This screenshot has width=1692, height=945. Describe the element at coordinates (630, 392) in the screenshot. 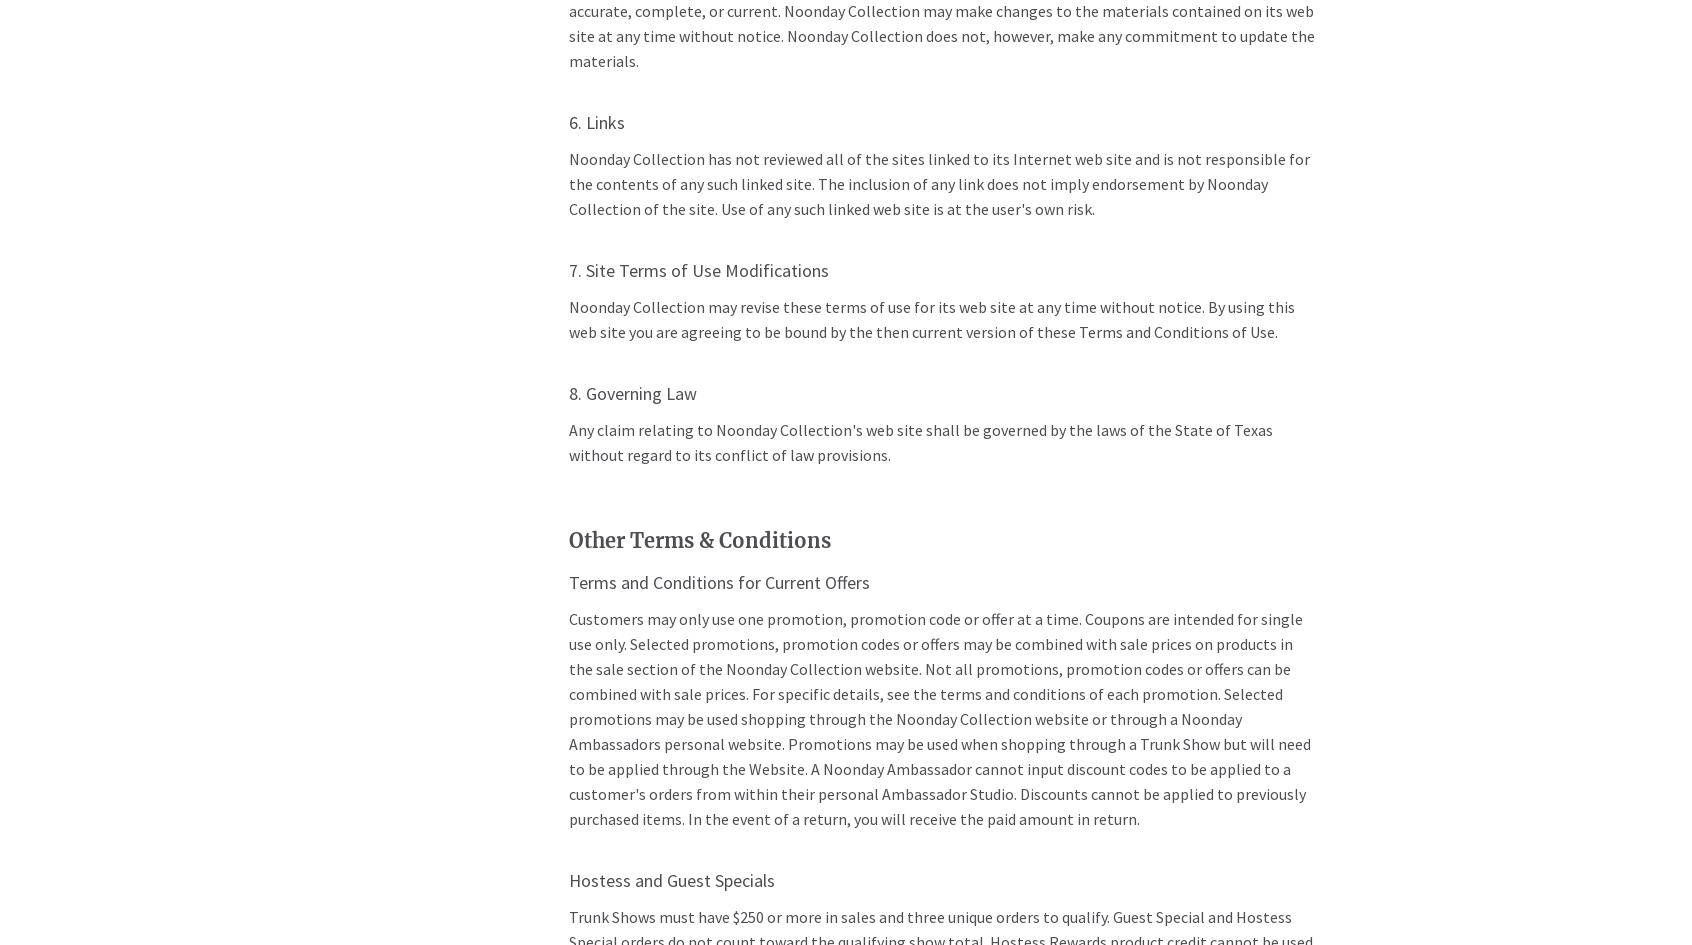

I see `'8. Governing Law'` at that location.